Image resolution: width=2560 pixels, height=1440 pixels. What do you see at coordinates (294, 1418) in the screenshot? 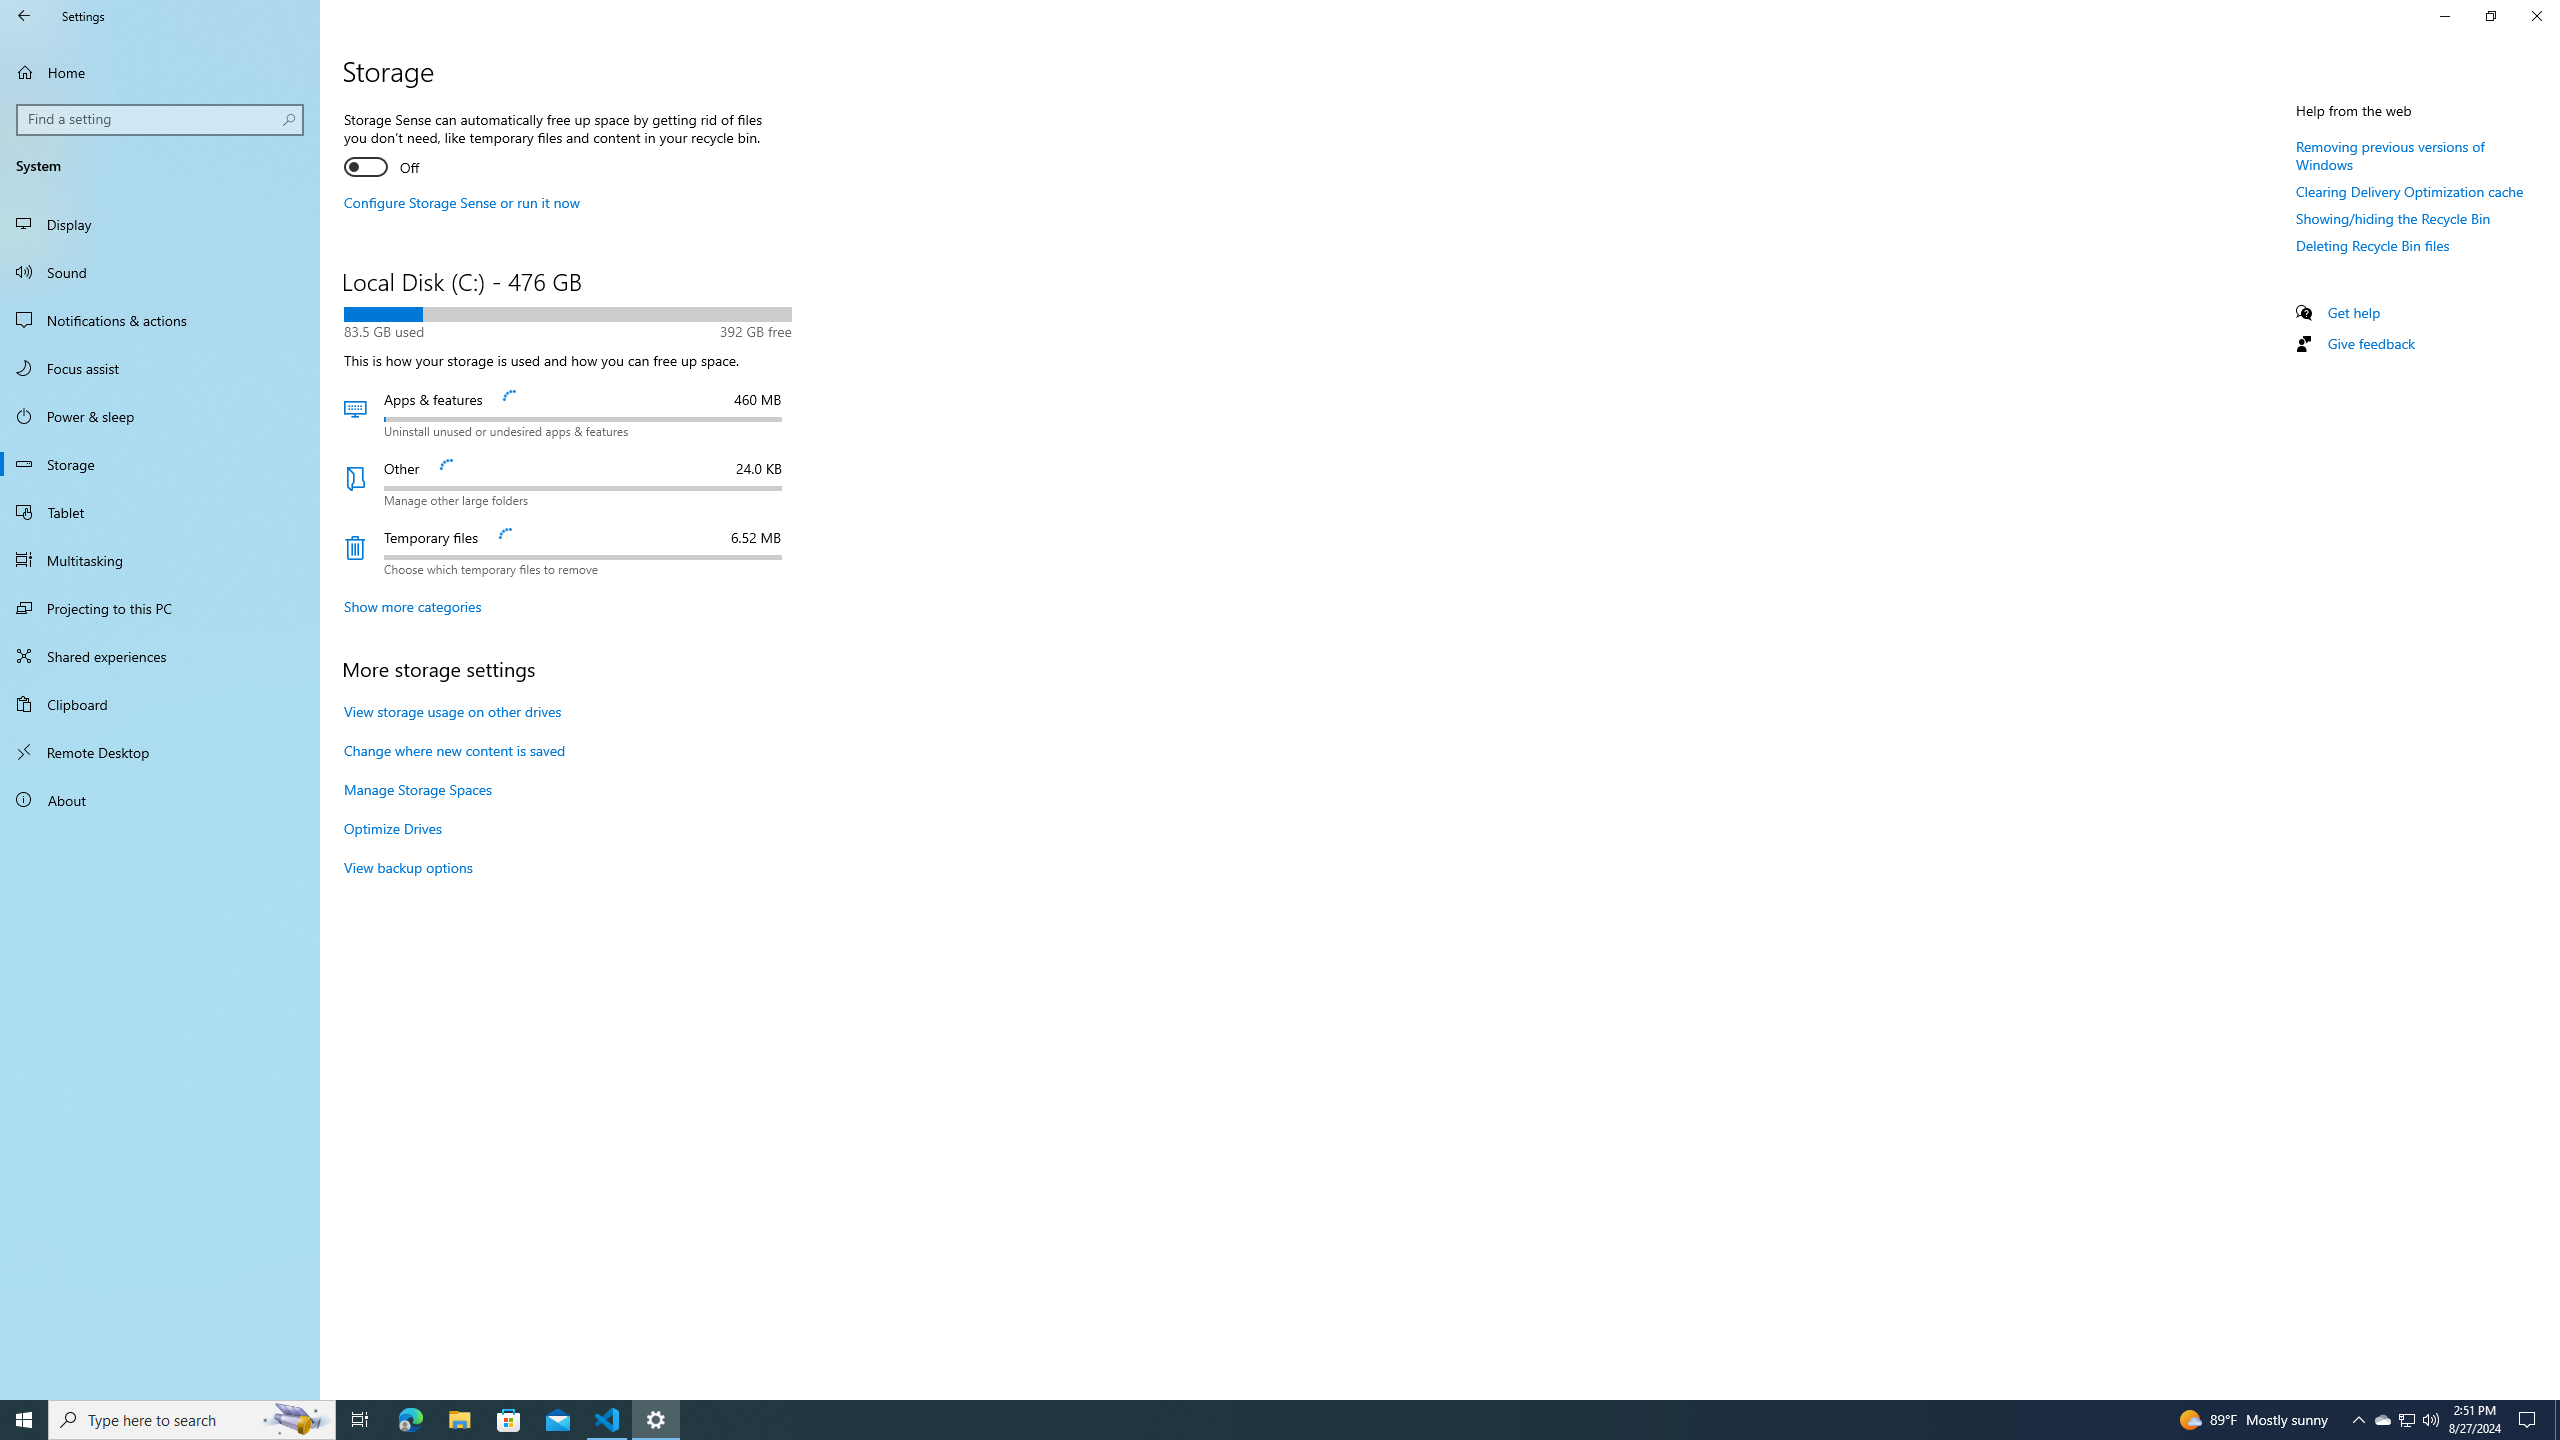
I see `'Search highlights icon opens search home window'` at bounding box center [294, 1418].